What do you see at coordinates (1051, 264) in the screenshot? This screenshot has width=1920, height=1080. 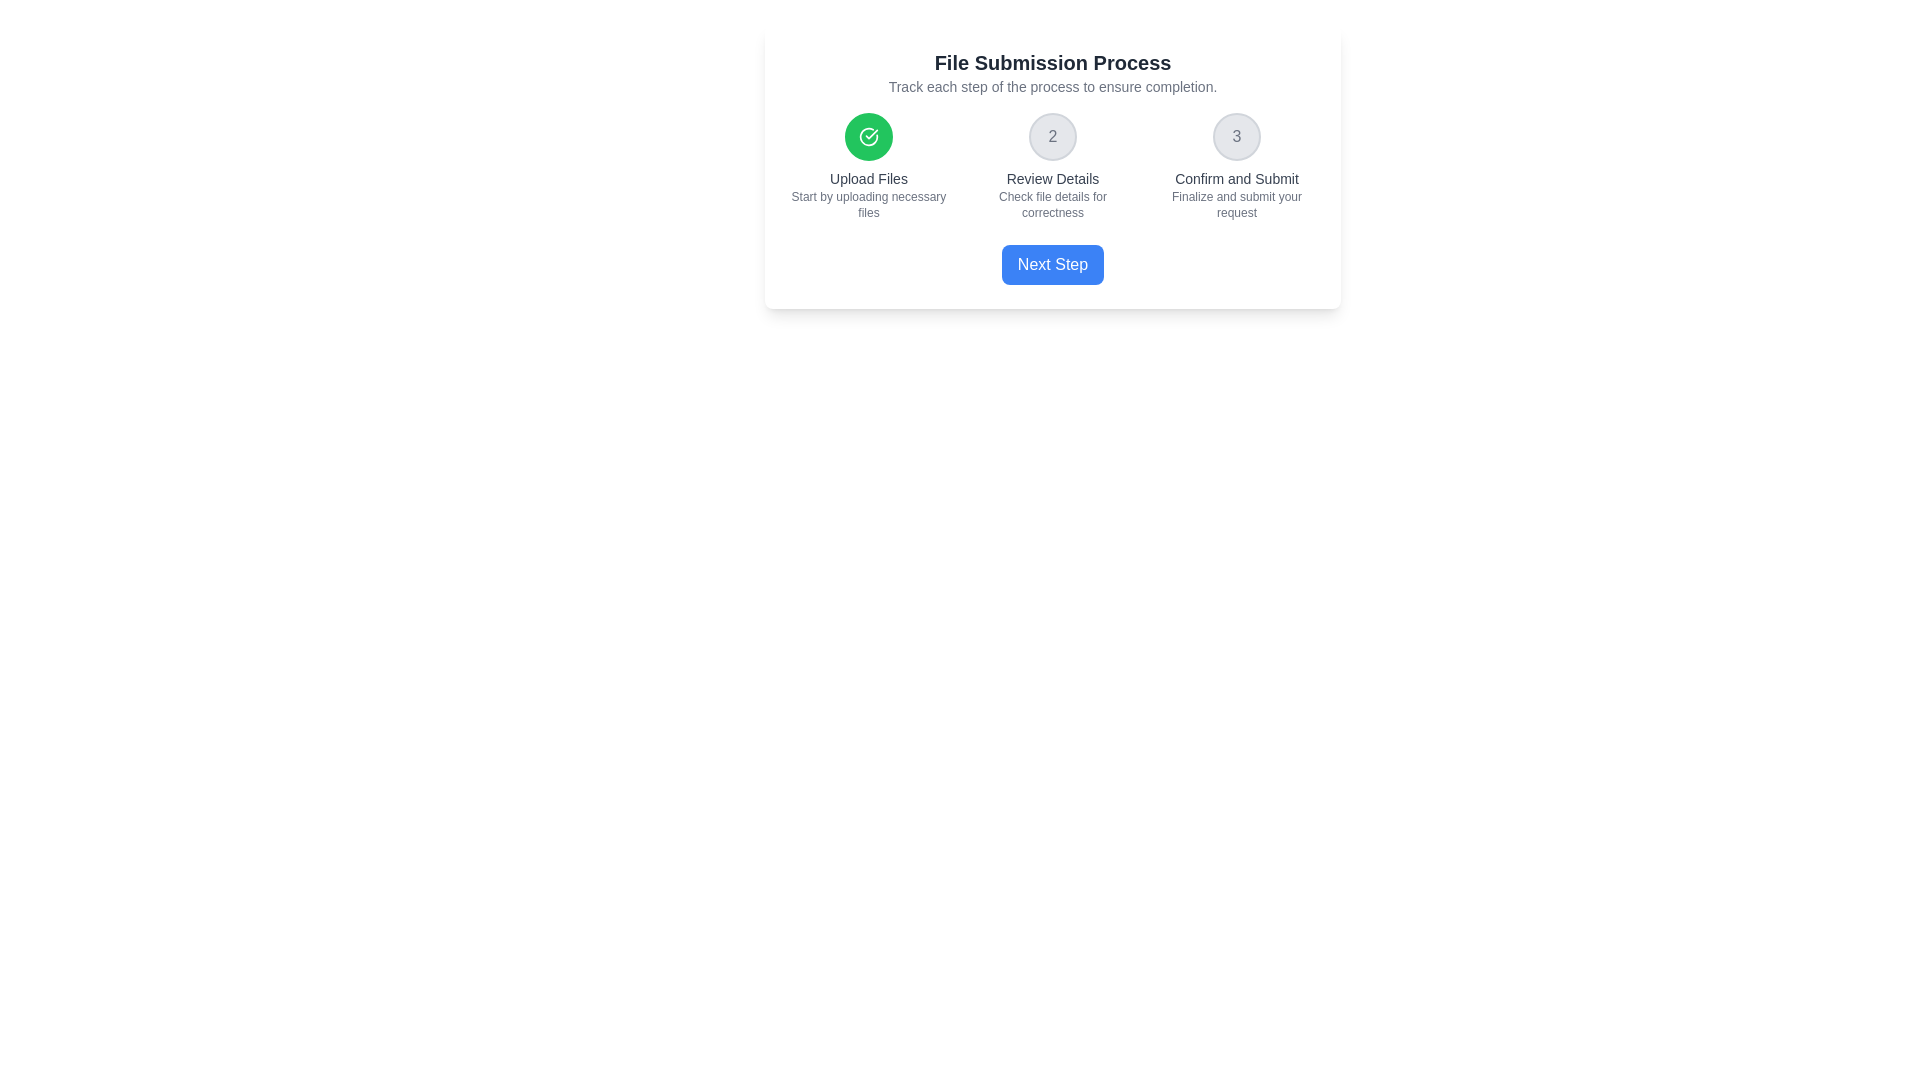 I see `the blue button with rounded corners labeled 'Next Step' located at the bottom of the 'File Submission Process' card` at bounding box center [1051, 264].